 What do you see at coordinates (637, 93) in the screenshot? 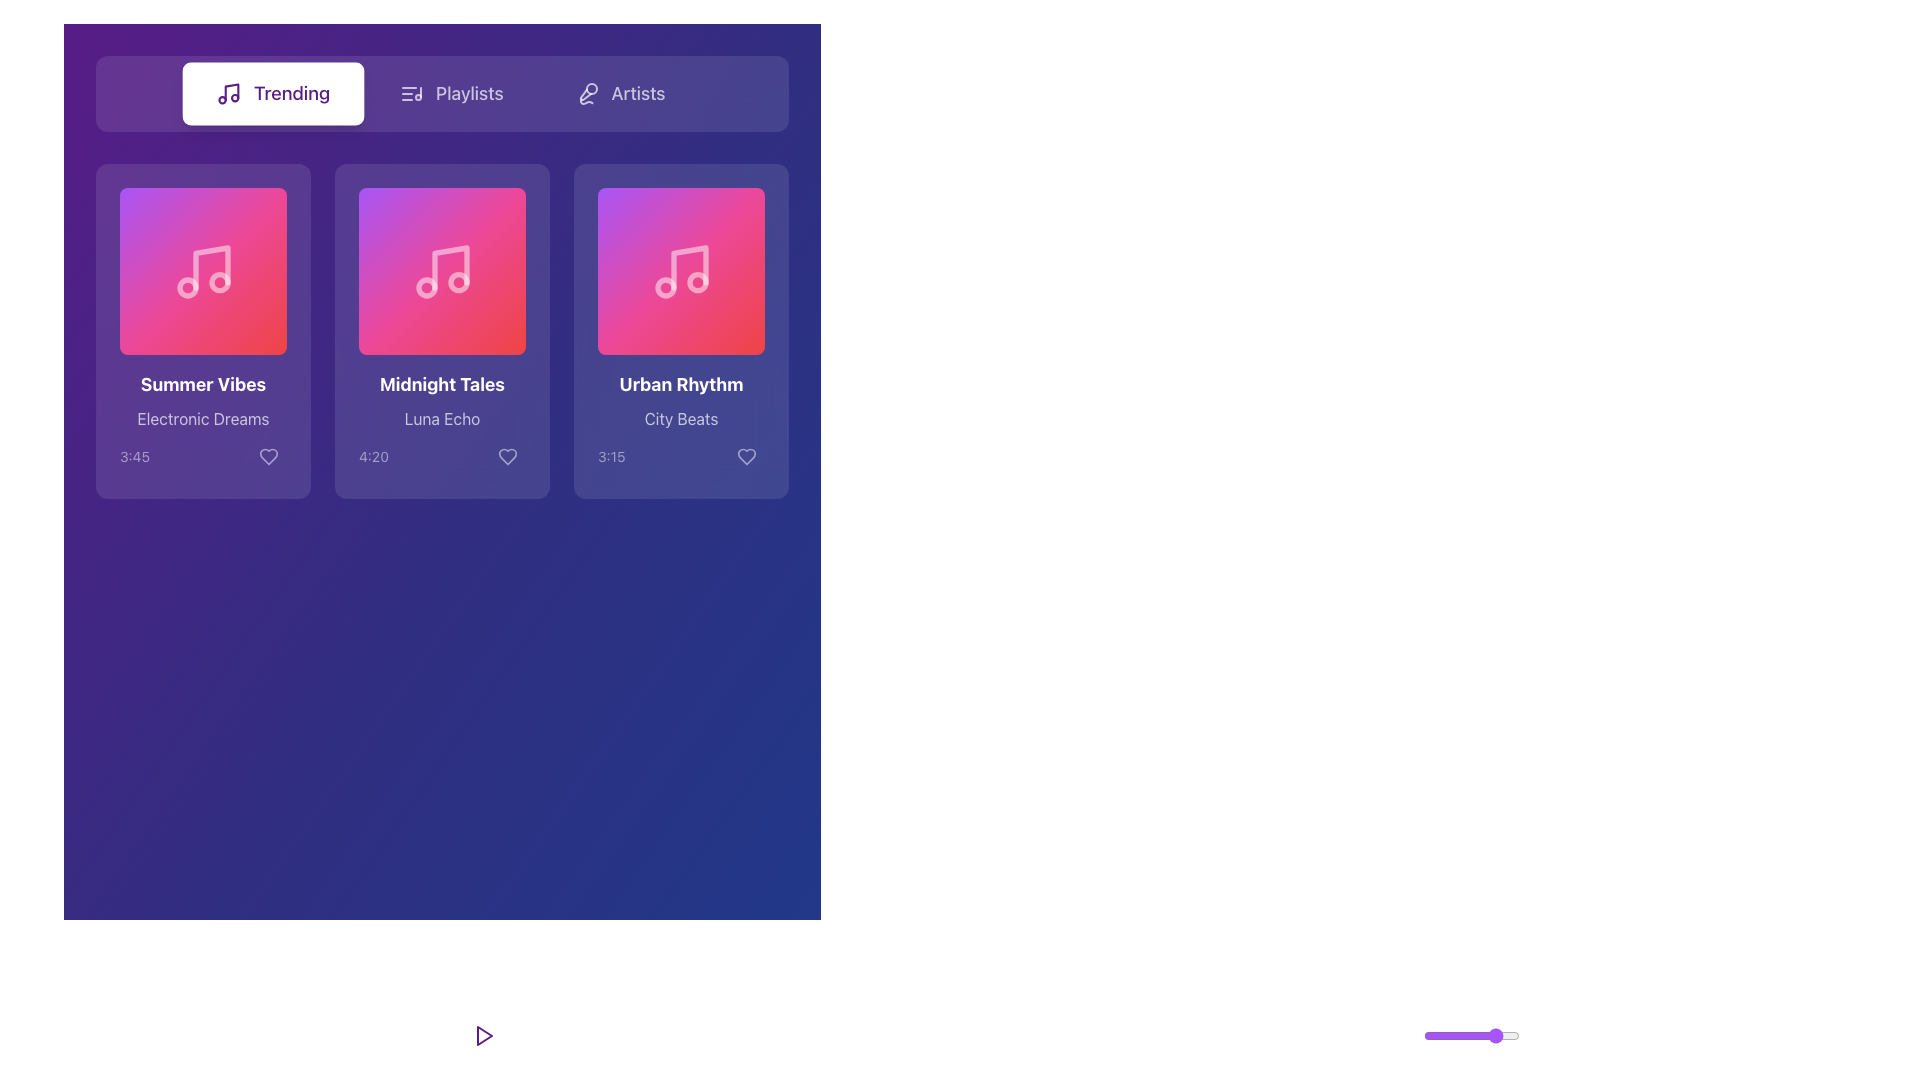
I see `the Text Label indicating the section related to artists in the menu bar` at bounding box center [637, 93].